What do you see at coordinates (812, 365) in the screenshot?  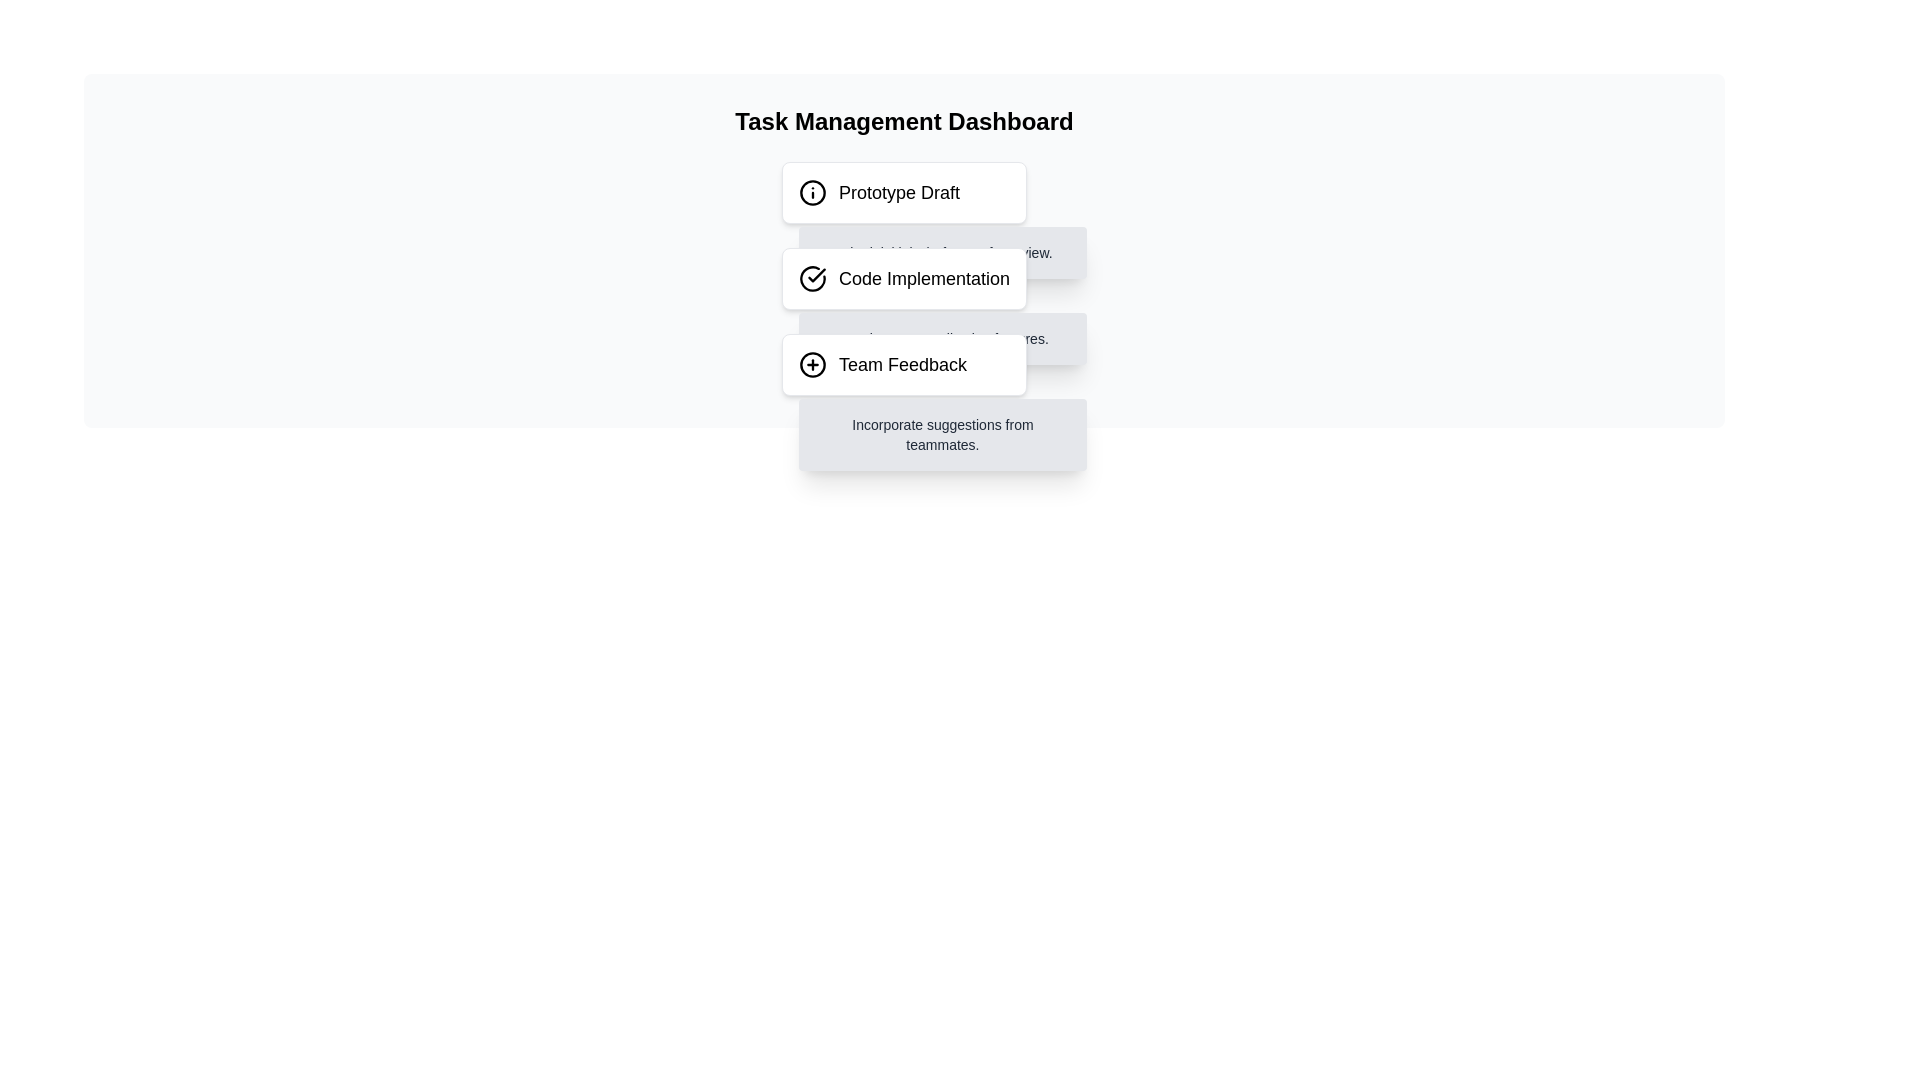 I see `the circular graphic element that is part of the 'Team Feedback' section, which features a plus symbol in a minimalist design` at bounding box center [812, 365].